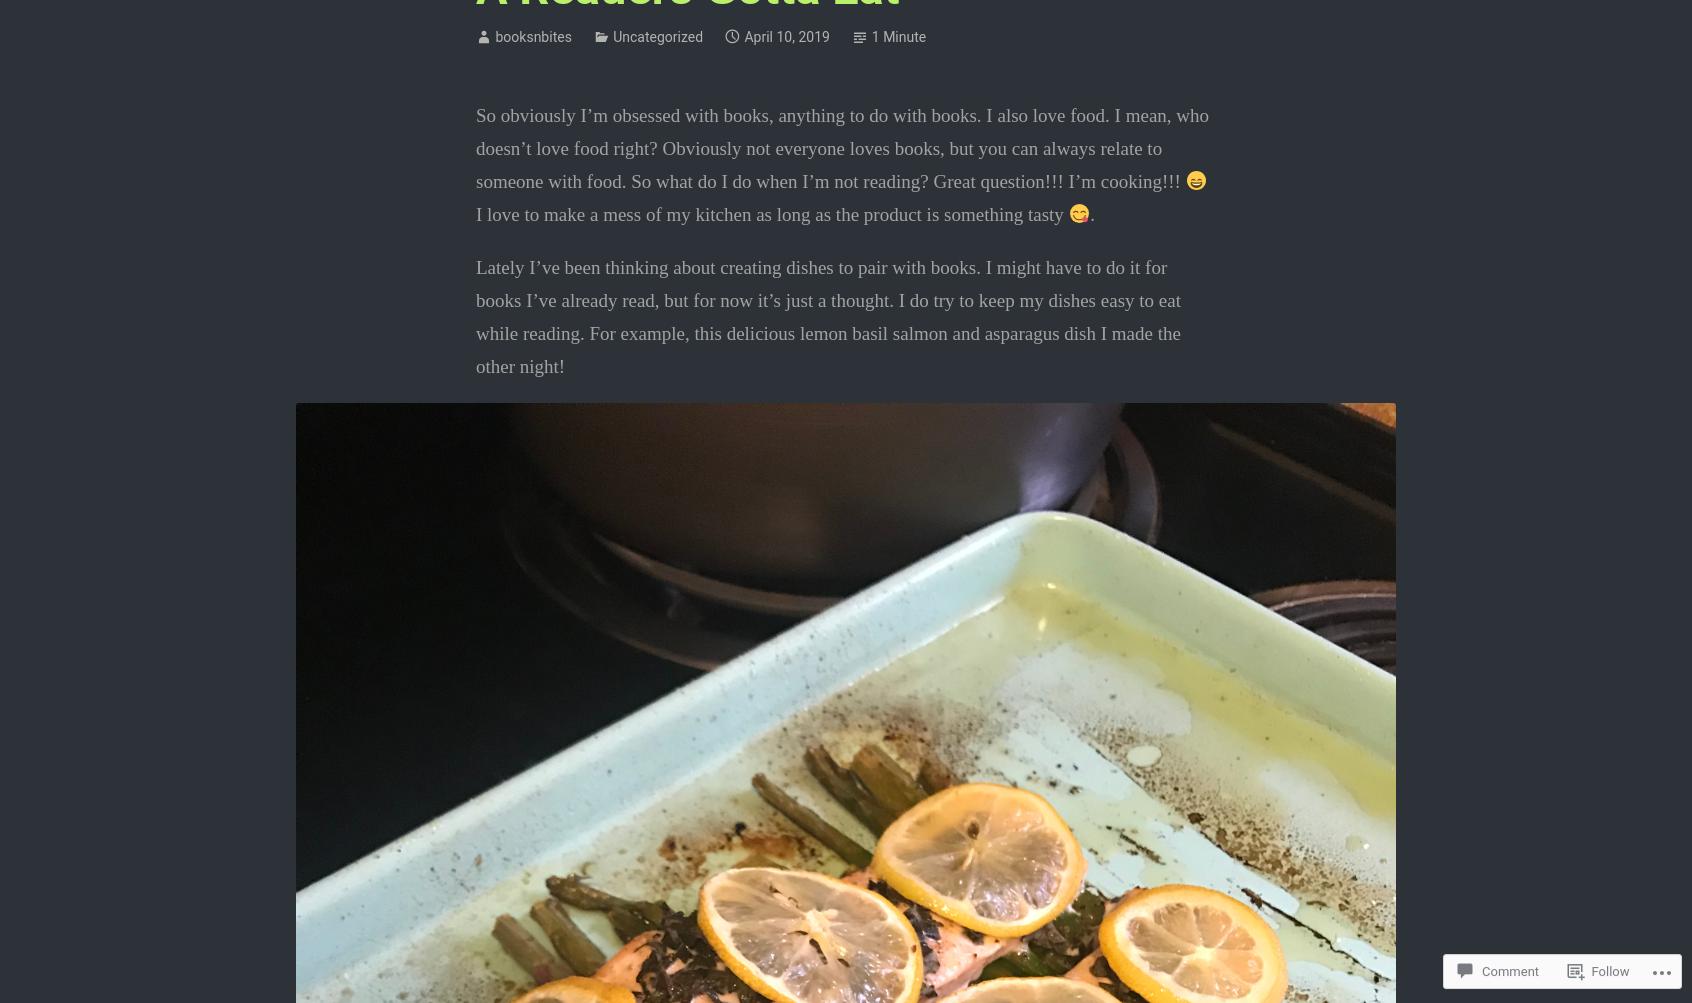 The width and height of the screenshot is (1692, 1003). What do you see at coordinates (1482, 968) in the screenshot?
I see `'Comment'` at bounding box center [1482, 968].